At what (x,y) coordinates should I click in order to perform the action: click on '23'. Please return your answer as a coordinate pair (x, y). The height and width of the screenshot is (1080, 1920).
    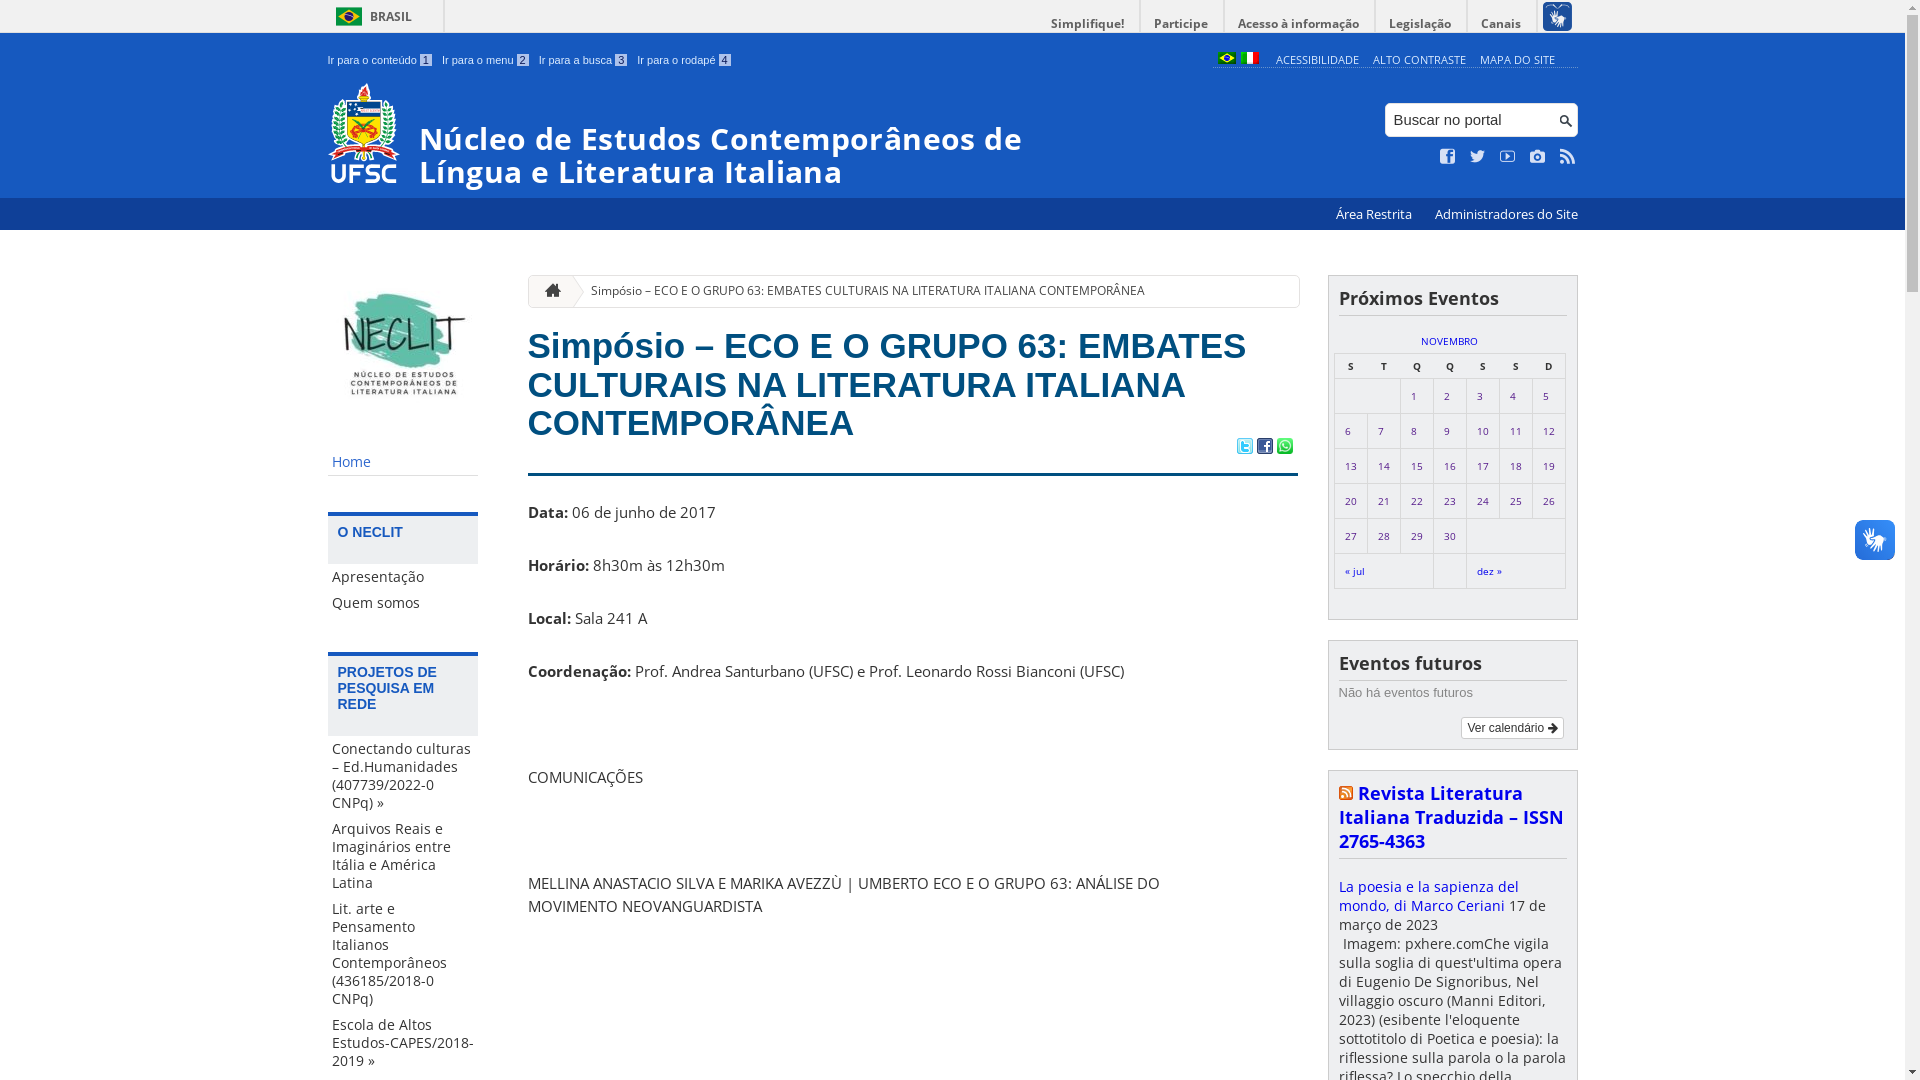
    Looking at the image, I should click on (1449, 500).